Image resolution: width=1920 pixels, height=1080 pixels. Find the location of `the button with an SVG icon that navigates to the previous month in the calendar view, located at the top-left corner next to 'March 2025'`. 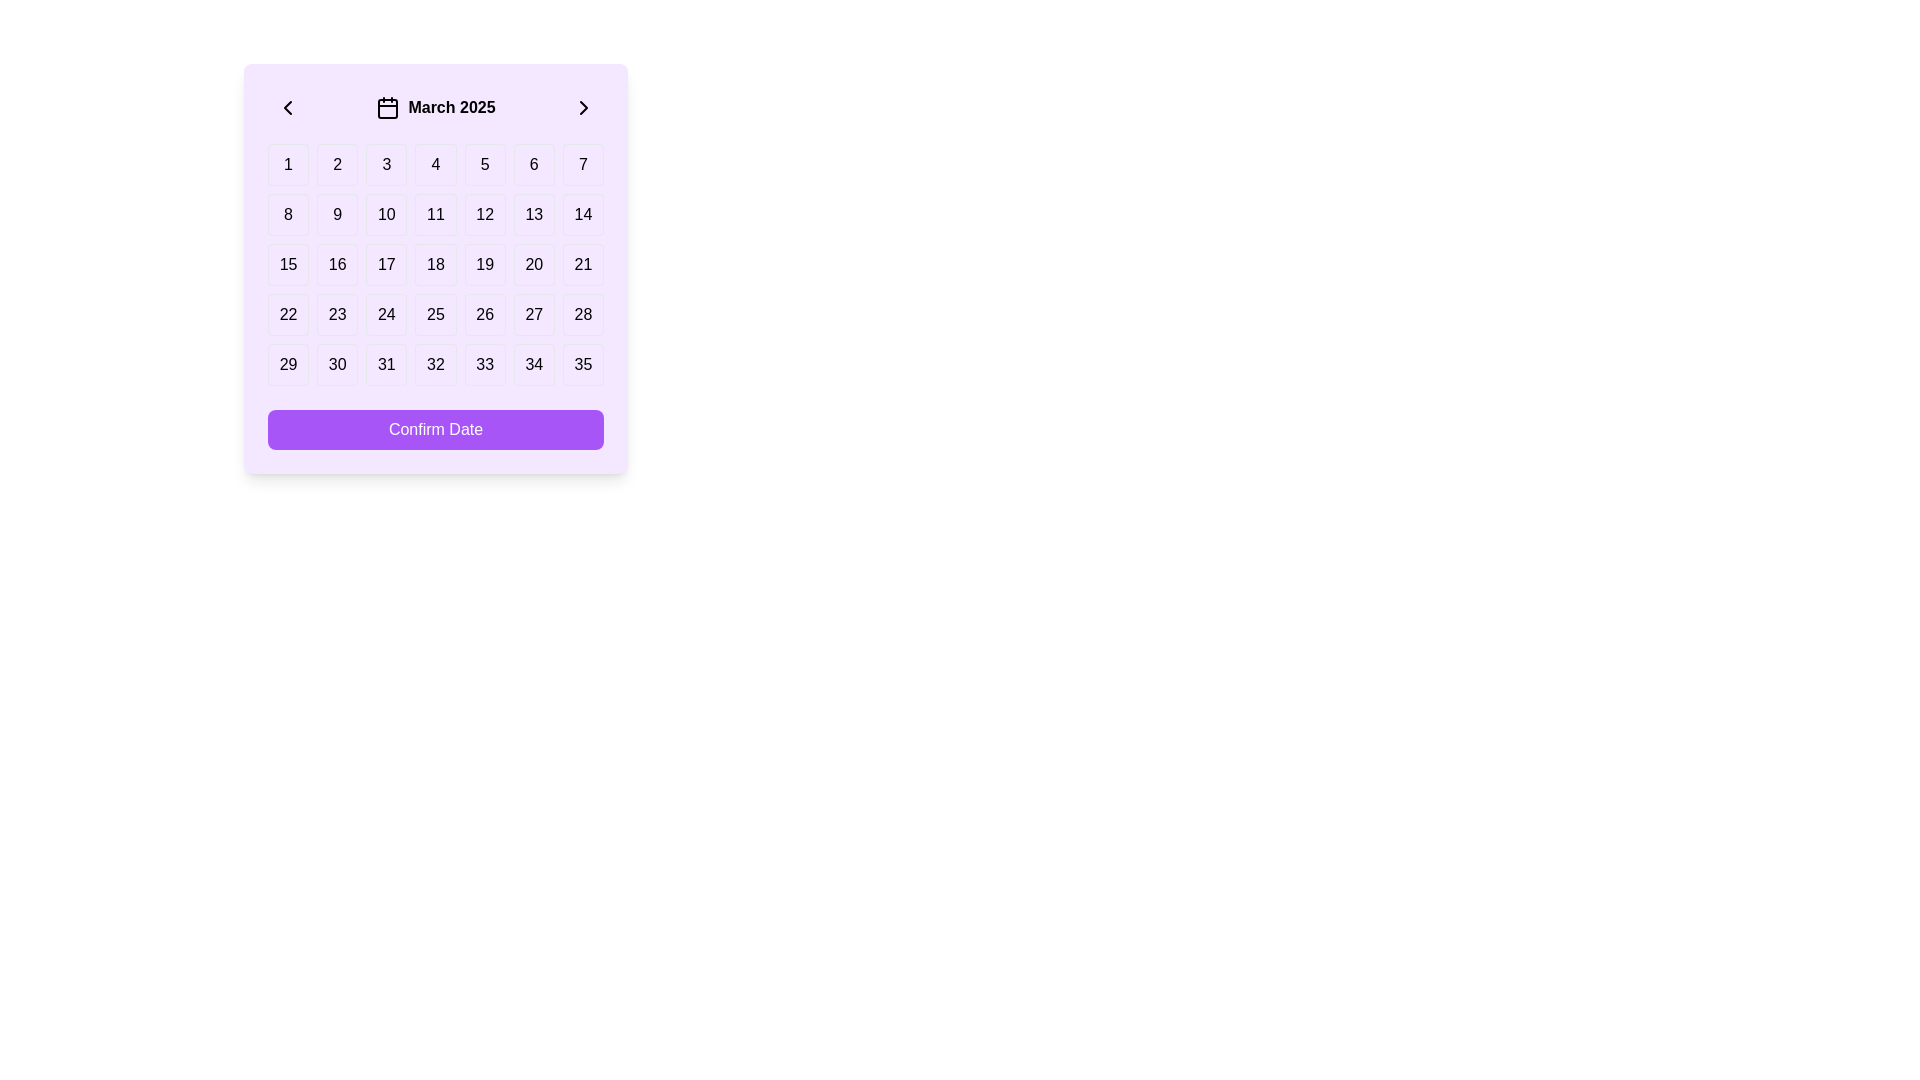

the button with an SVG icon that navigates to the previous month in the calendar view, located at the top-left corner next to 'March 2025' is located at coordinates (287, 108).